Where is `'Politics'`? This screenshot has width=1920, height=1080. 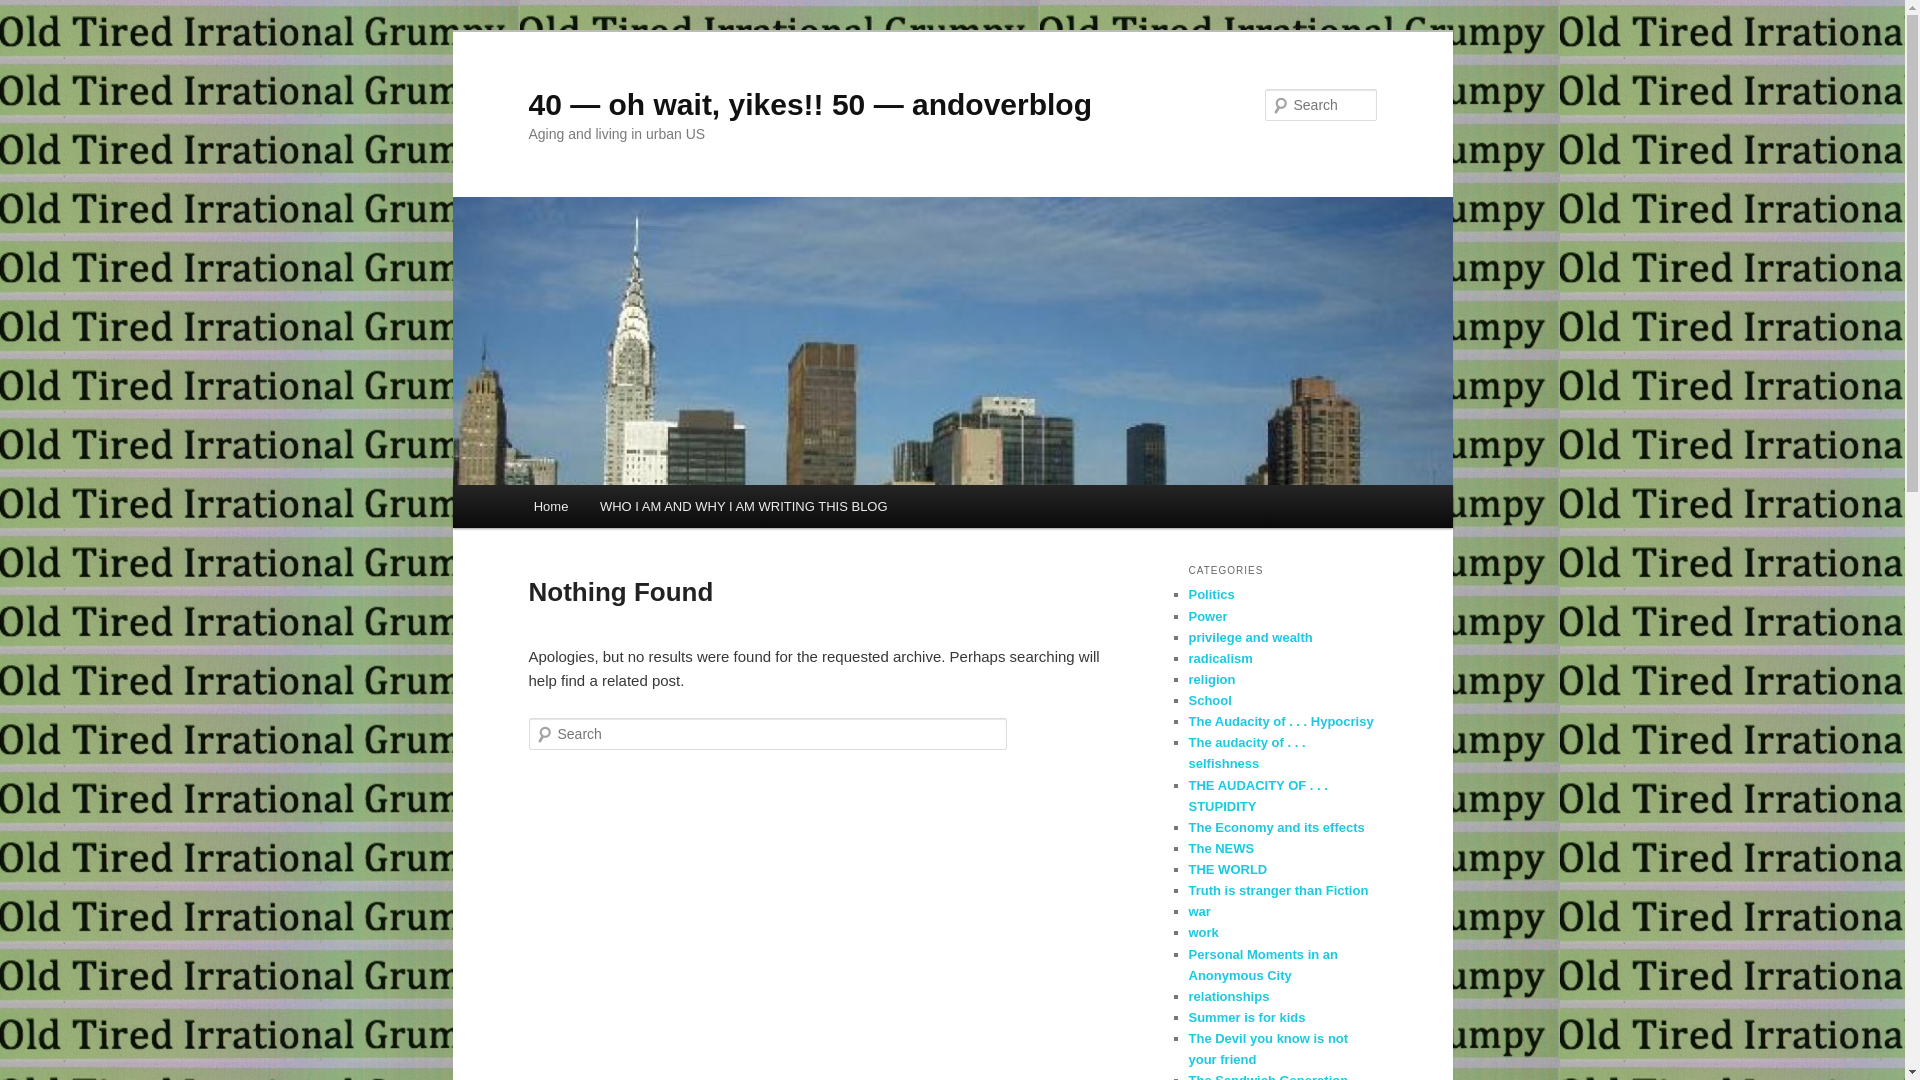 'Politics' is located at coordinates (1209, 593).